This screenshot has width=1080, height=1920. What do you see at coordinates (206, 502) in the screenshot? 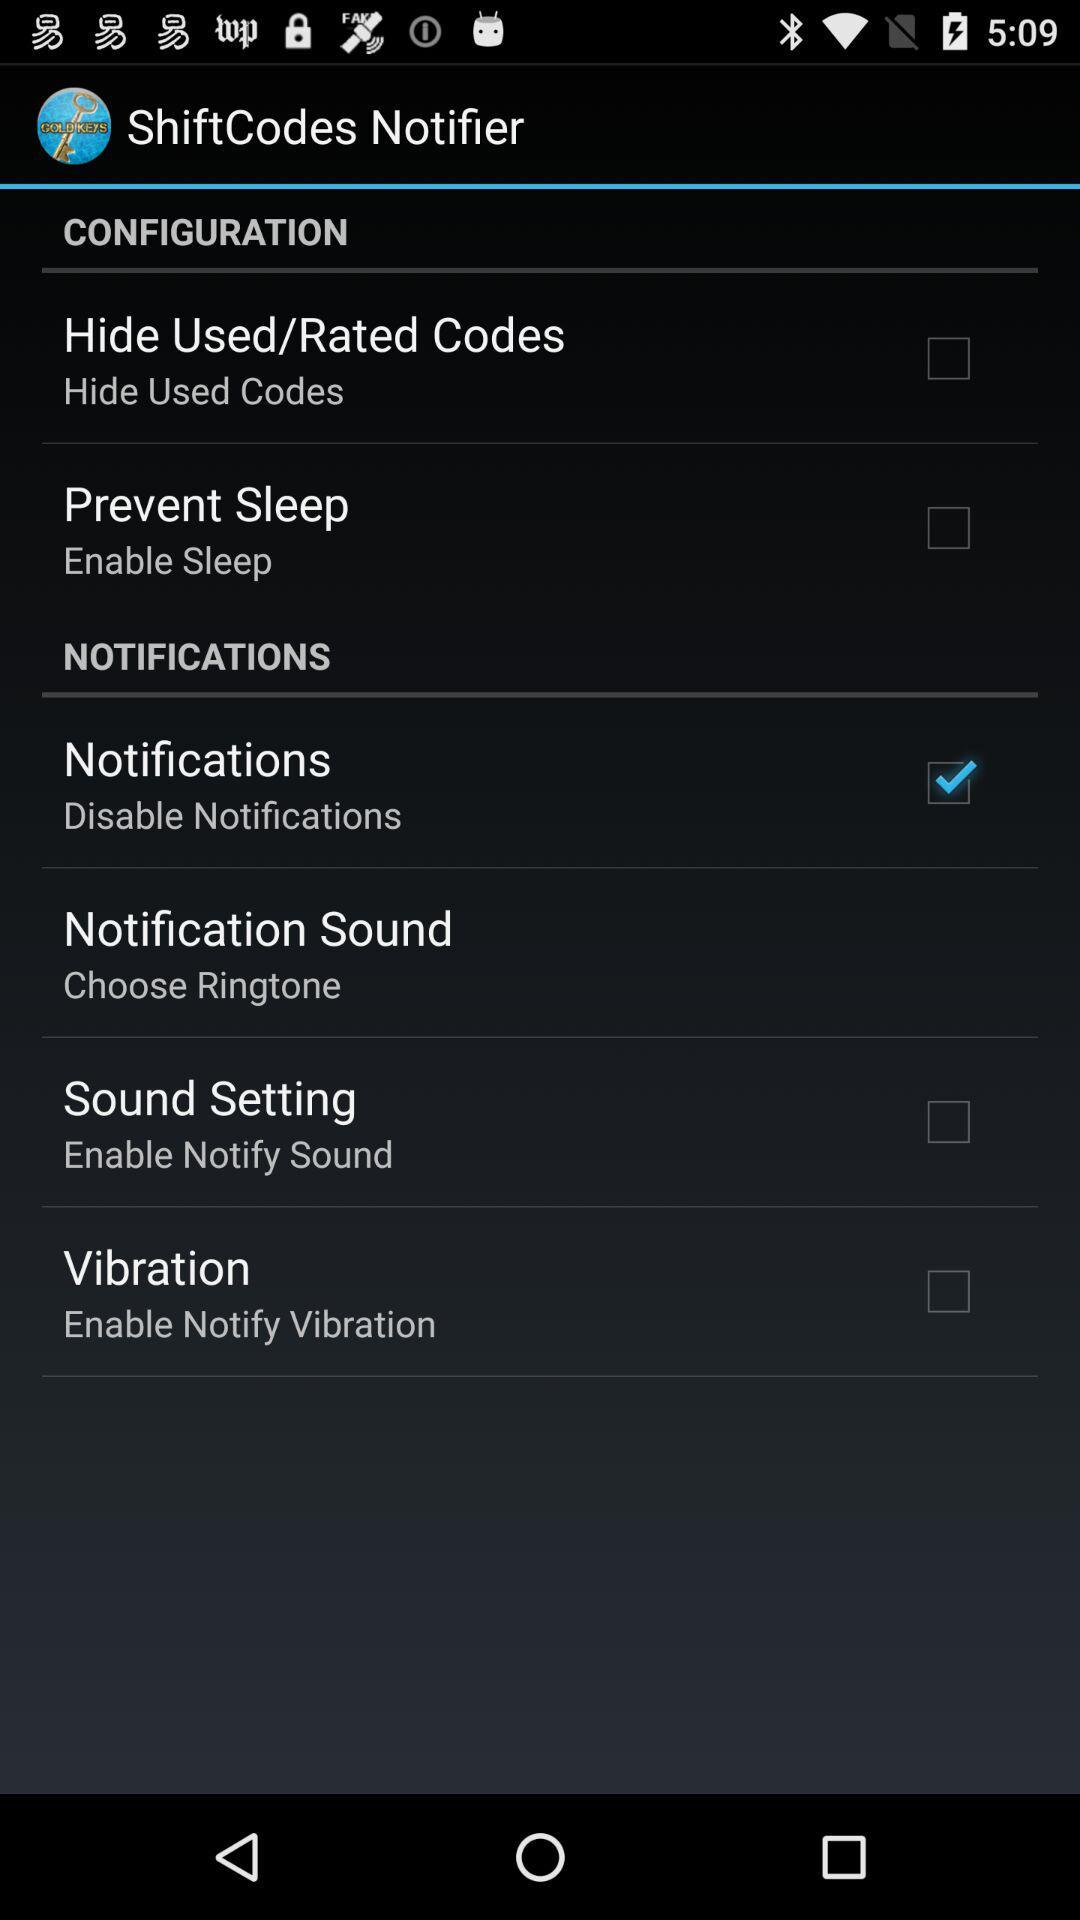
I see `icon above the enable sleep` at bounding box center [206, 502].